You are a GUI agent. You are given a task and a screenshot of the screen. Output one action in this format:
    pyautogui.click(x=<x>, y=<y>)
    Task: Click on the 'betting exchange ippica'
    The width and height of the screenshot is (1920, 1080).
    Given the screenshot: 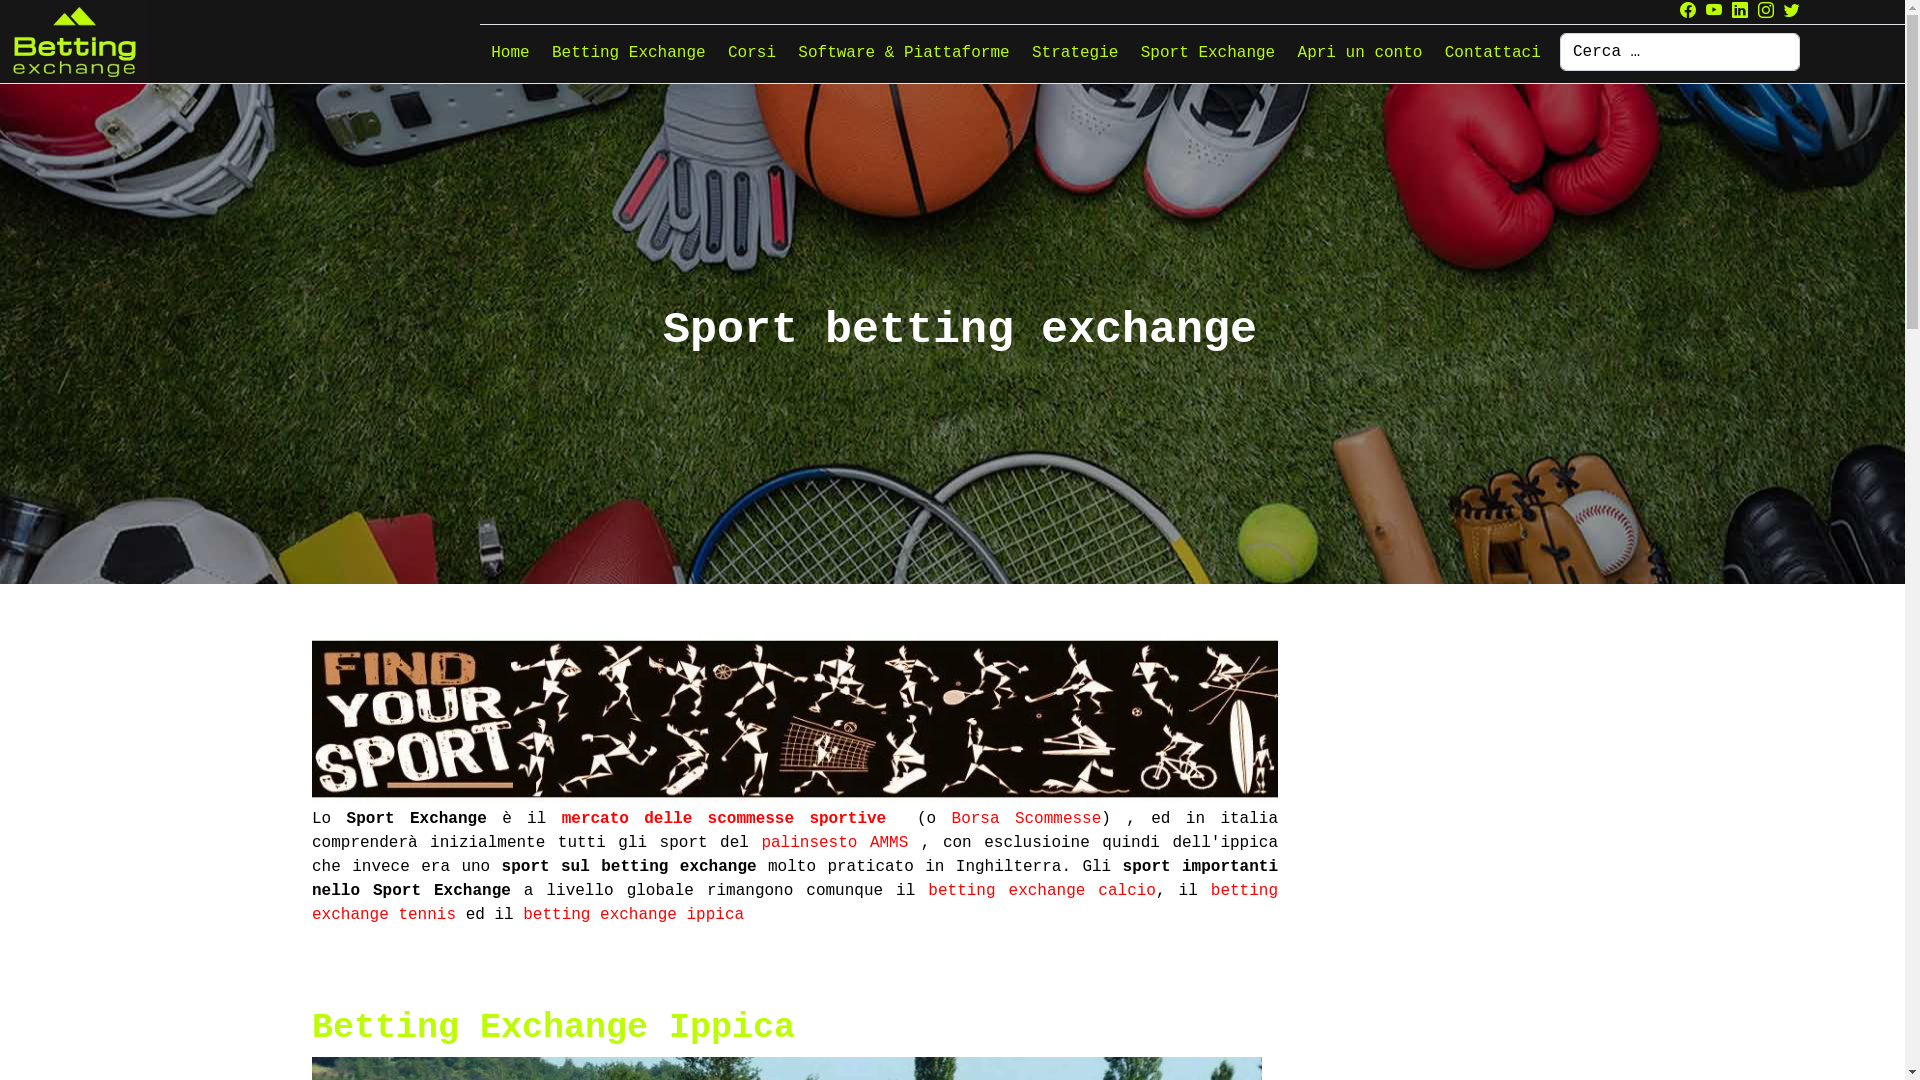 What is the action you would take?
    pyautogui.click(x=632, y=914)
    